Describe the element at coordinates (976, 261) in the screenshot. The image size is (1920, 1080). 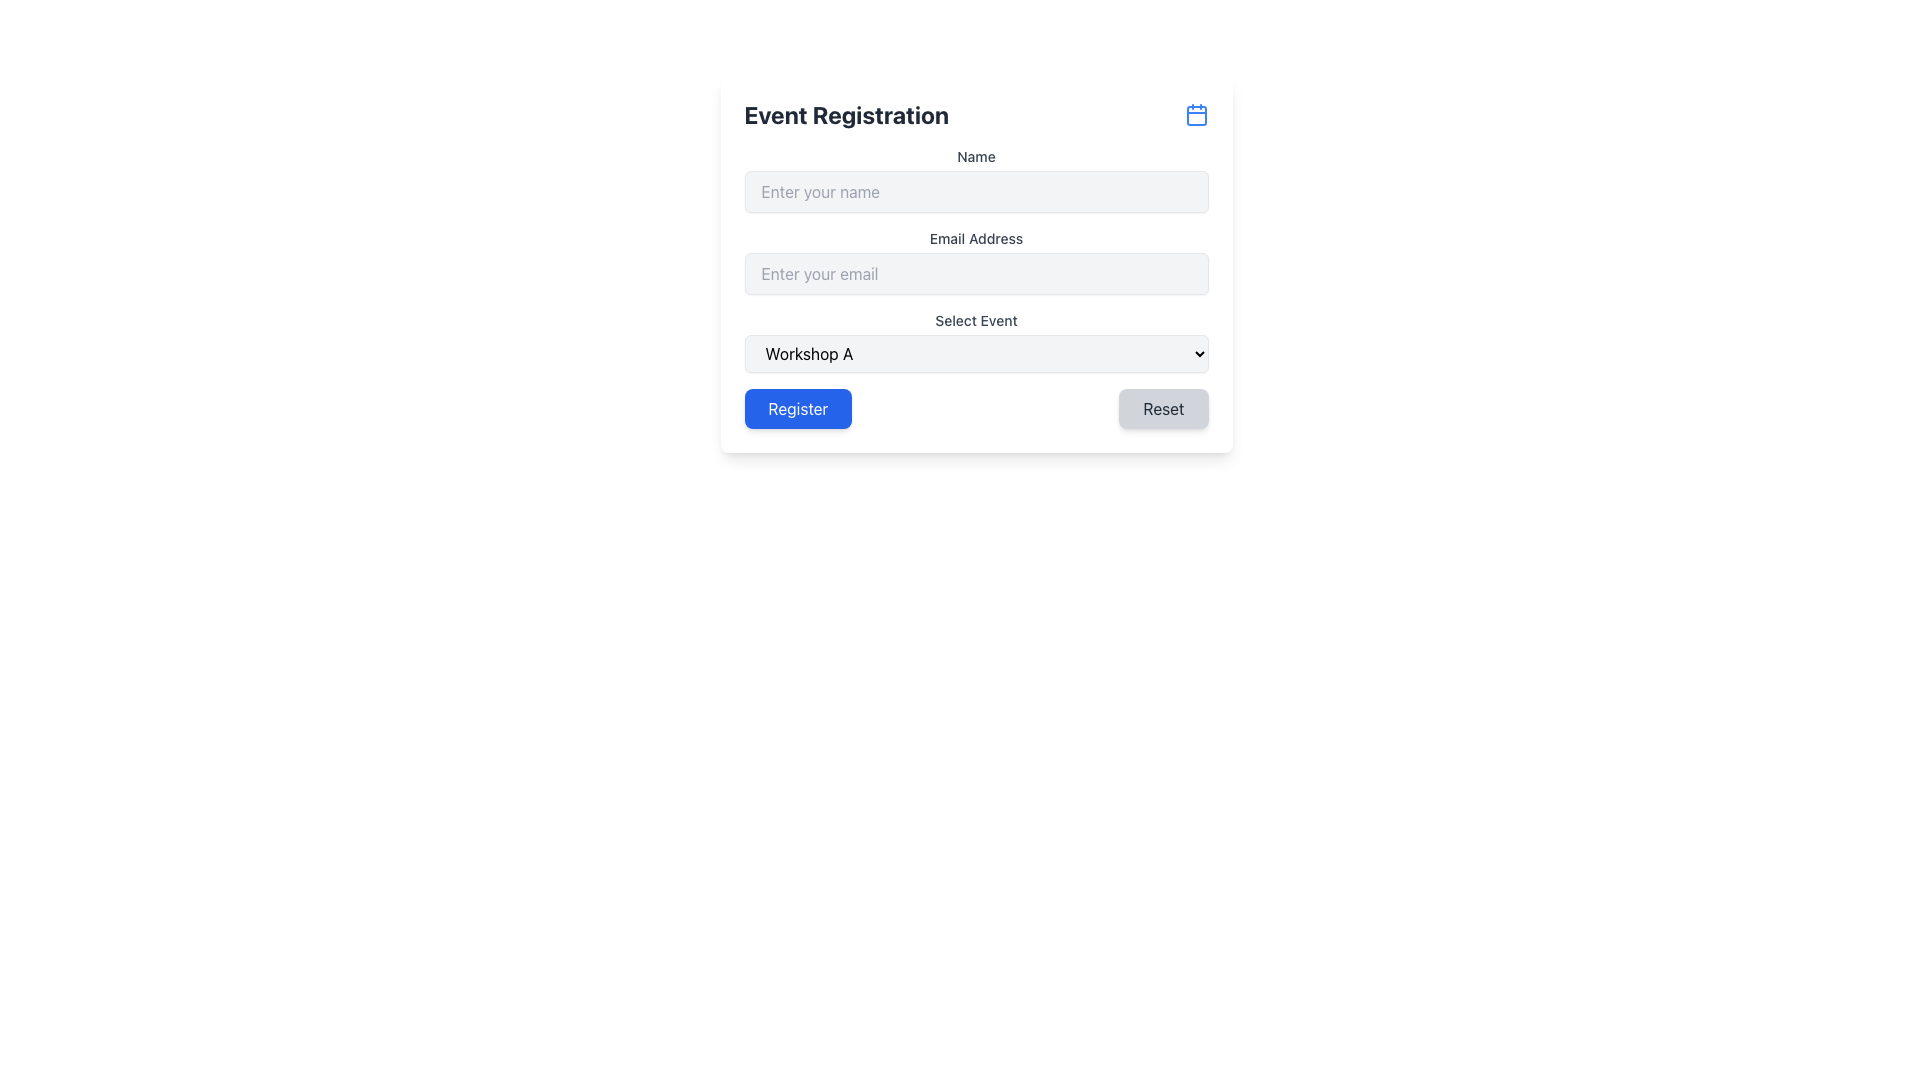
I see `into the email input field located below the 'Name' field in the central registration form to type an email address` at that location.